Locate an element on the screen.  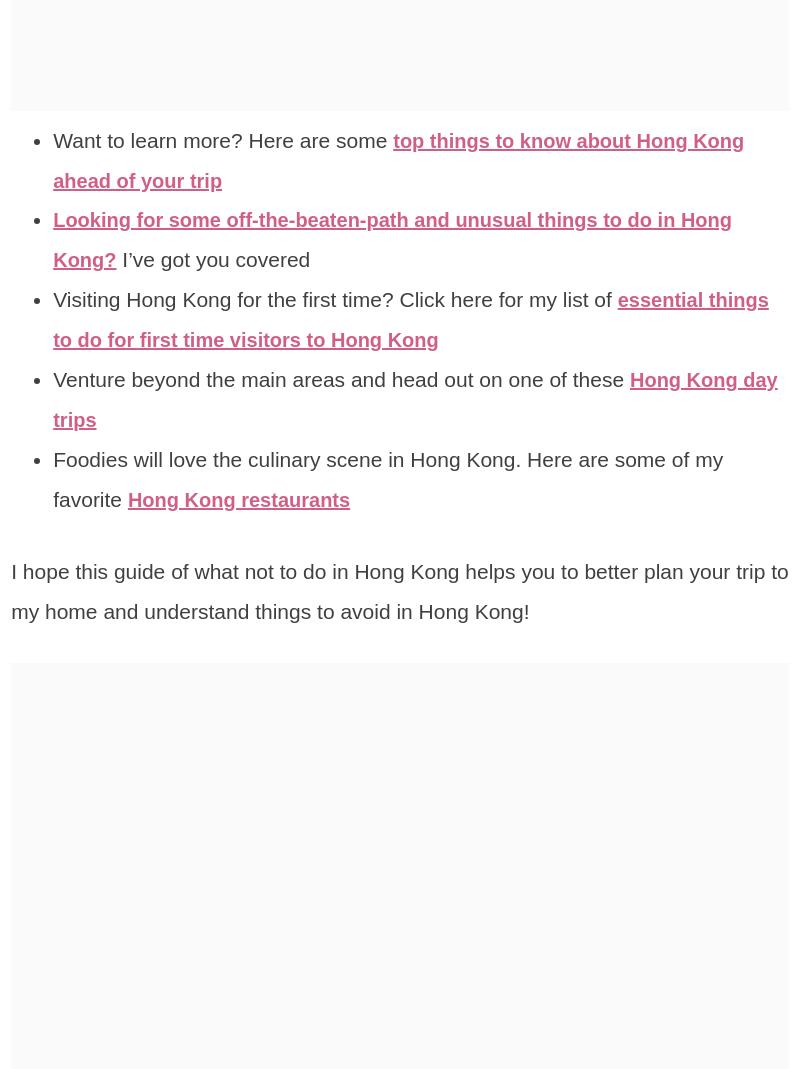
'I’ve got you covered' is located at coordinates (117, 258).